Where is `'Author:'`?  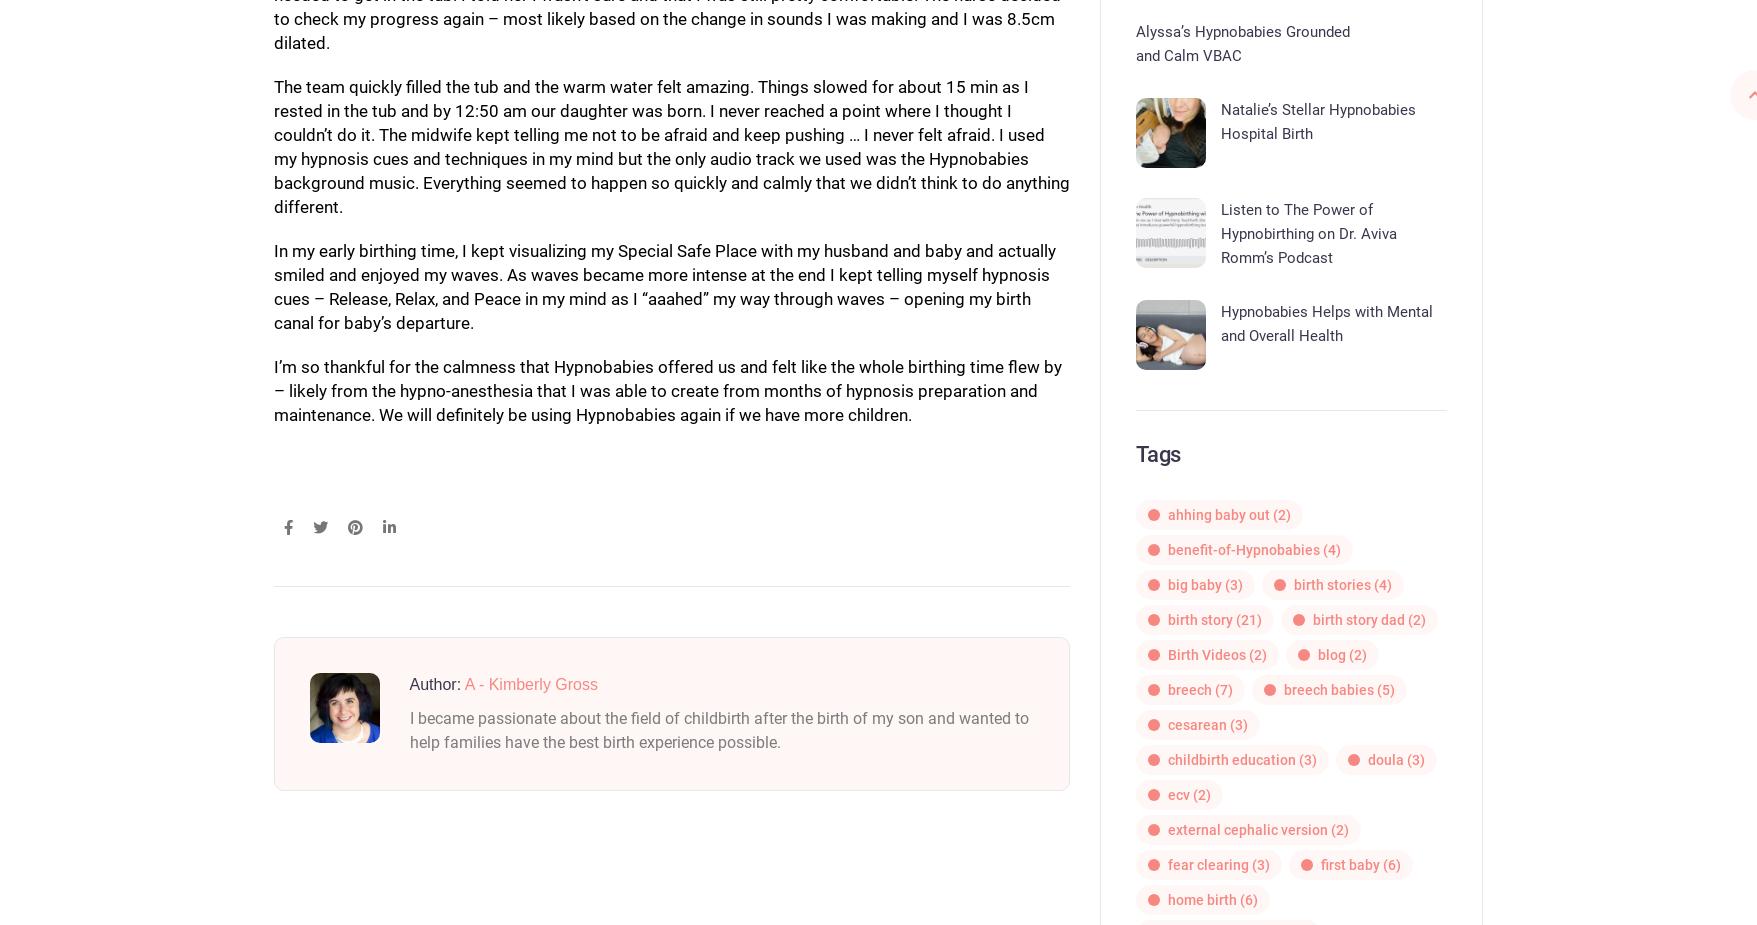
'Author:' is located at coordinates (435, 683).